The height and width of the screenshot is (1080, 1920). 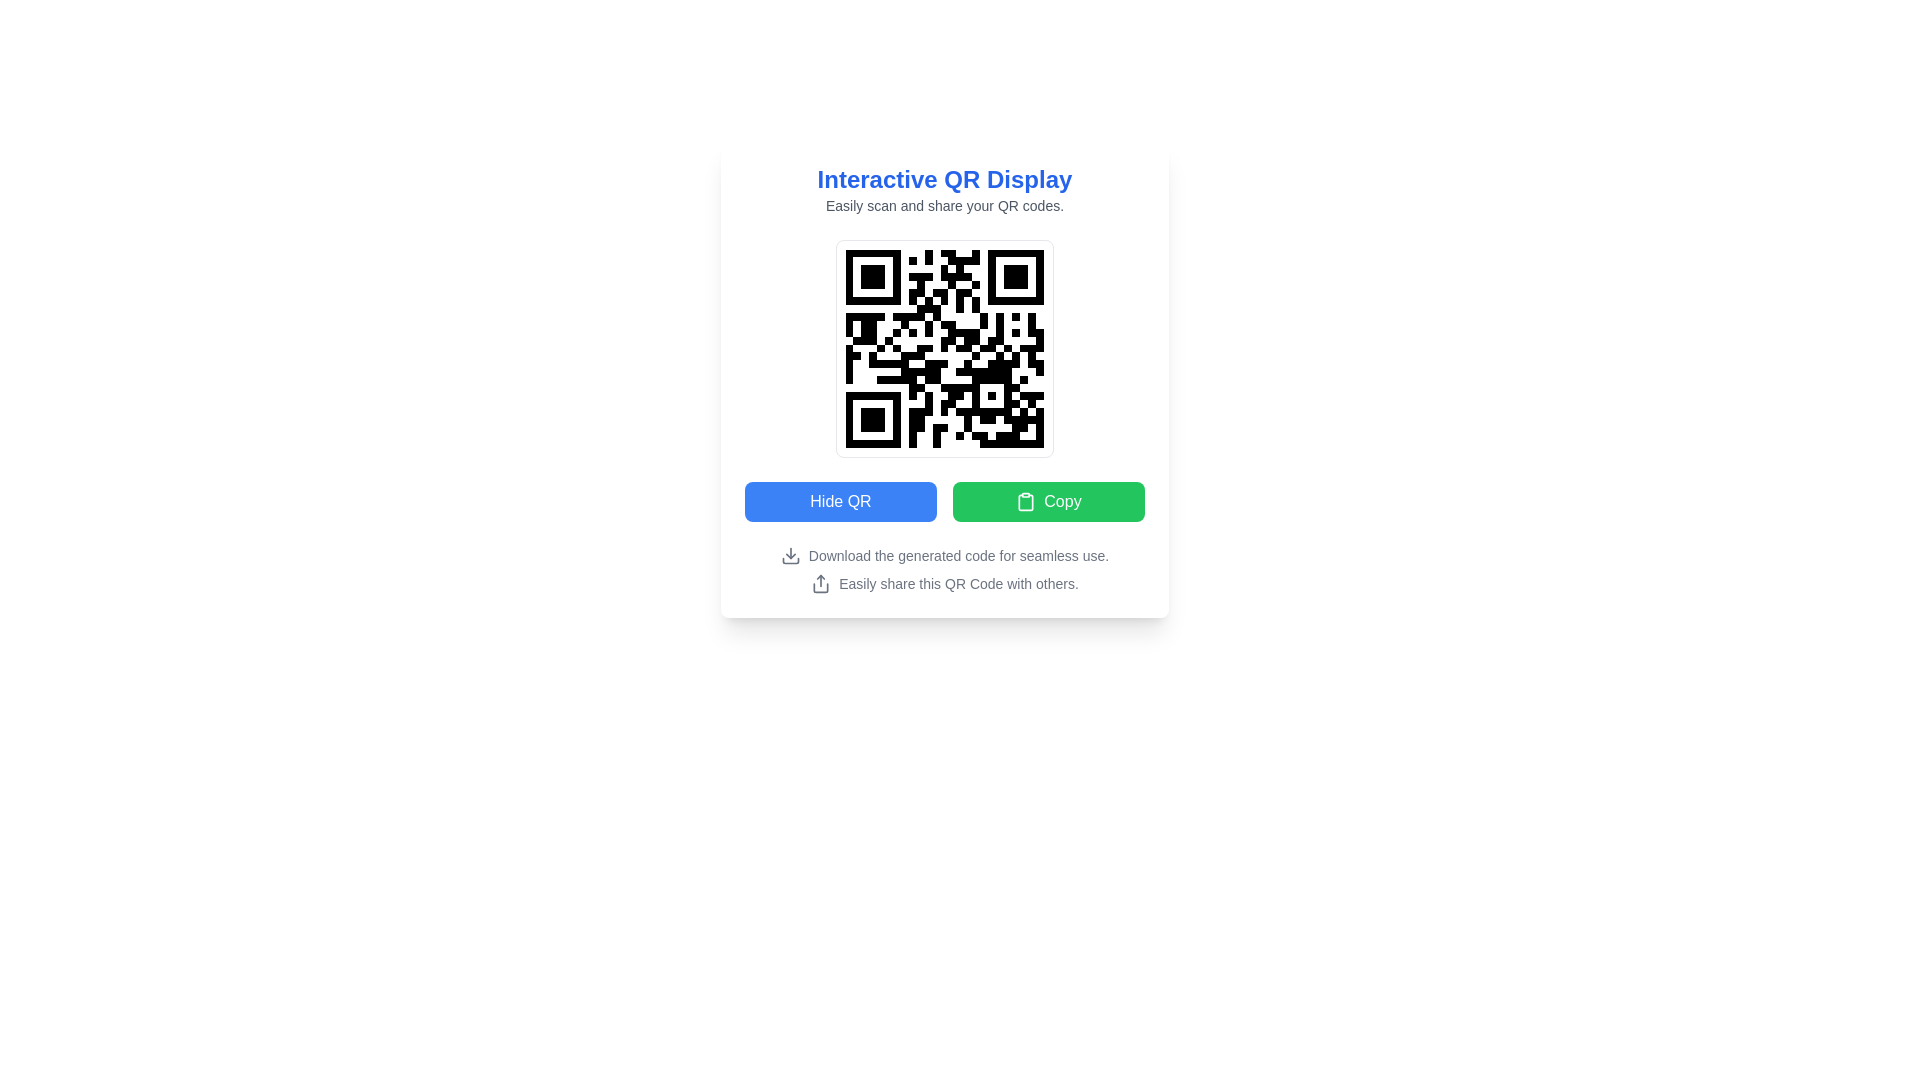 I want to click on the second button in the horizontal arrangement that allows users to copy the displayed QR code or associated data to the clipboard, so click(x=1048, y=500).